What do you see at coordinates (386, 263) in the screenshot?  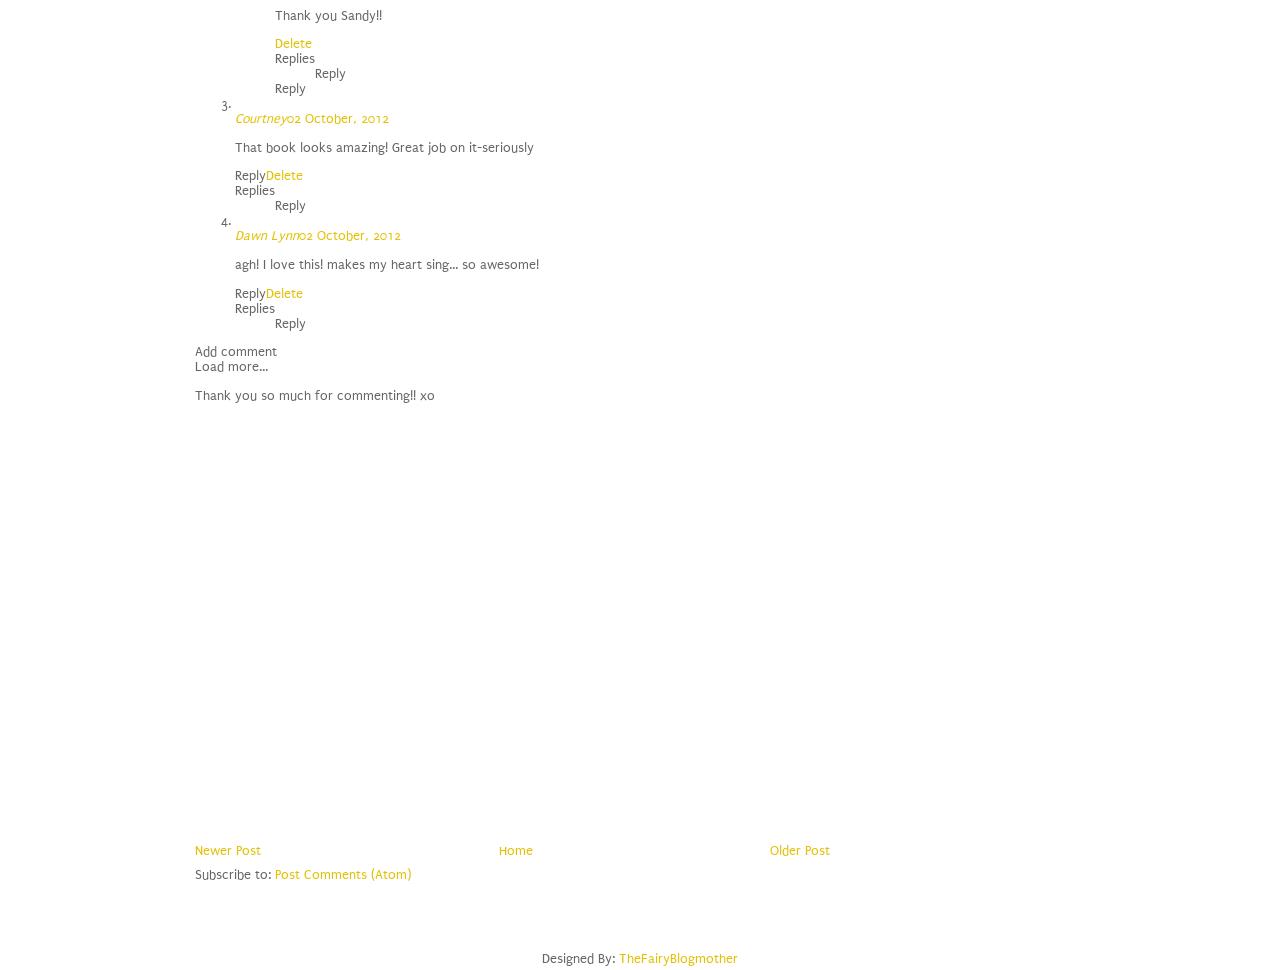 I see `'agh! I love this! makes my heart sing... so awesome!'` at bounding box center [386, 263].